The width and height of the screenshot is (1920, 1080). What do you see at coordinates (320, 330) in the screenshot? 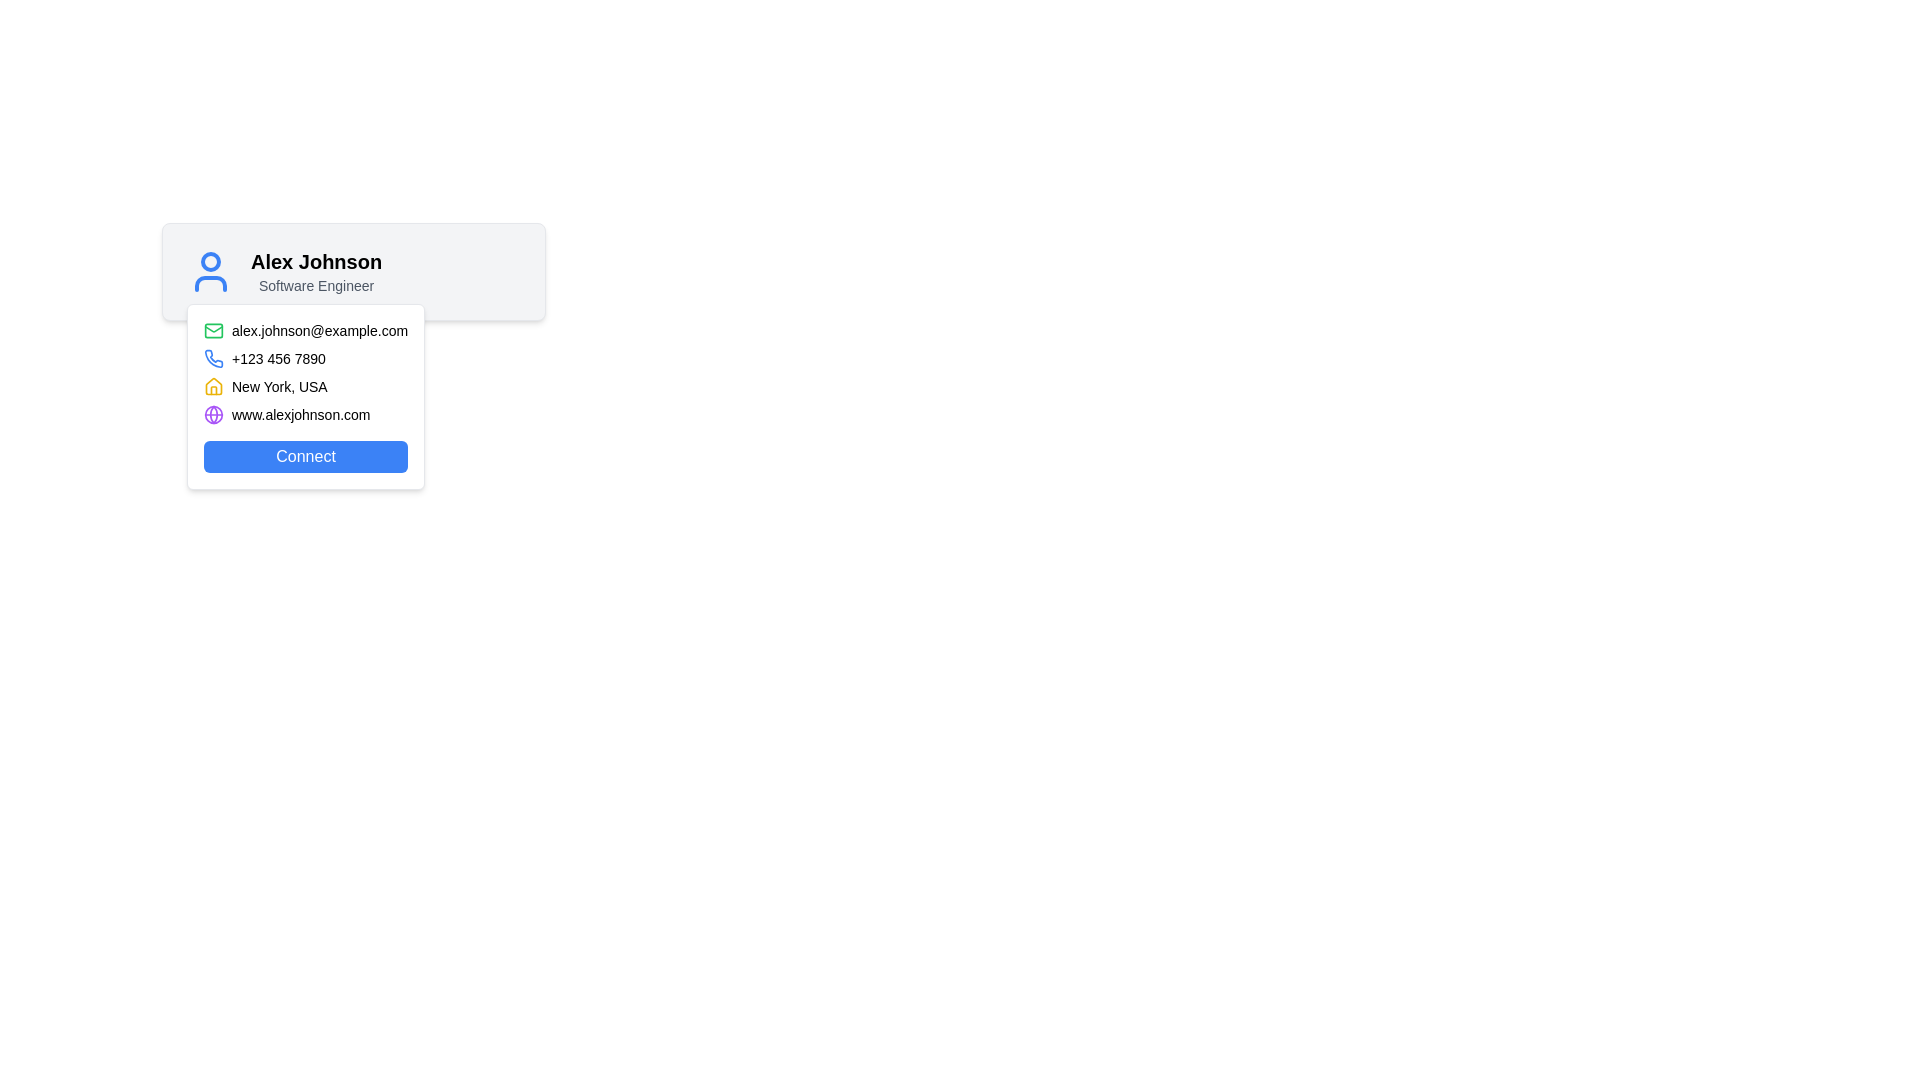
I see `the email address display text label located in the contact information panel, which is positioned above the phone number and adjacent to a green envelope icon` at bounding box center [320, 330].